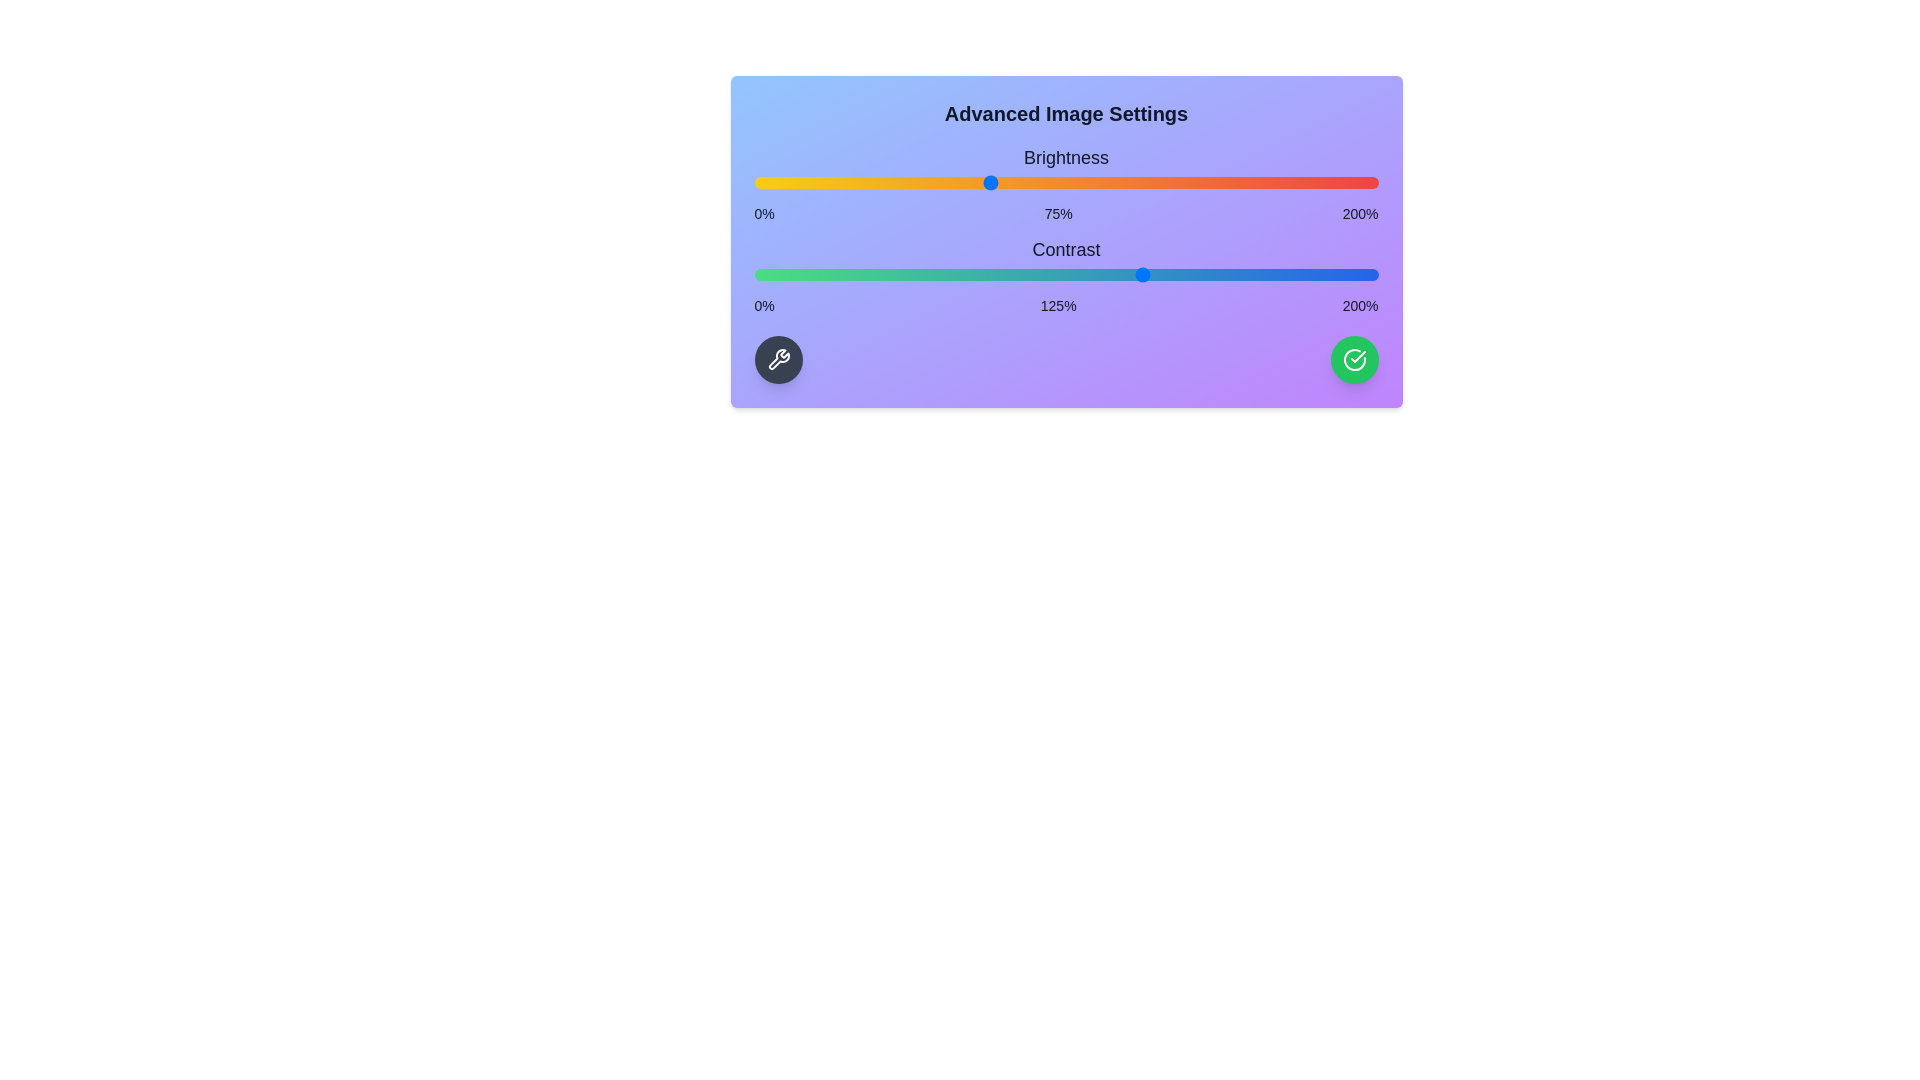  Describe the element at coordinates (777, 358) in the screenshot. I see `the wrench button to open the settings` at that location.